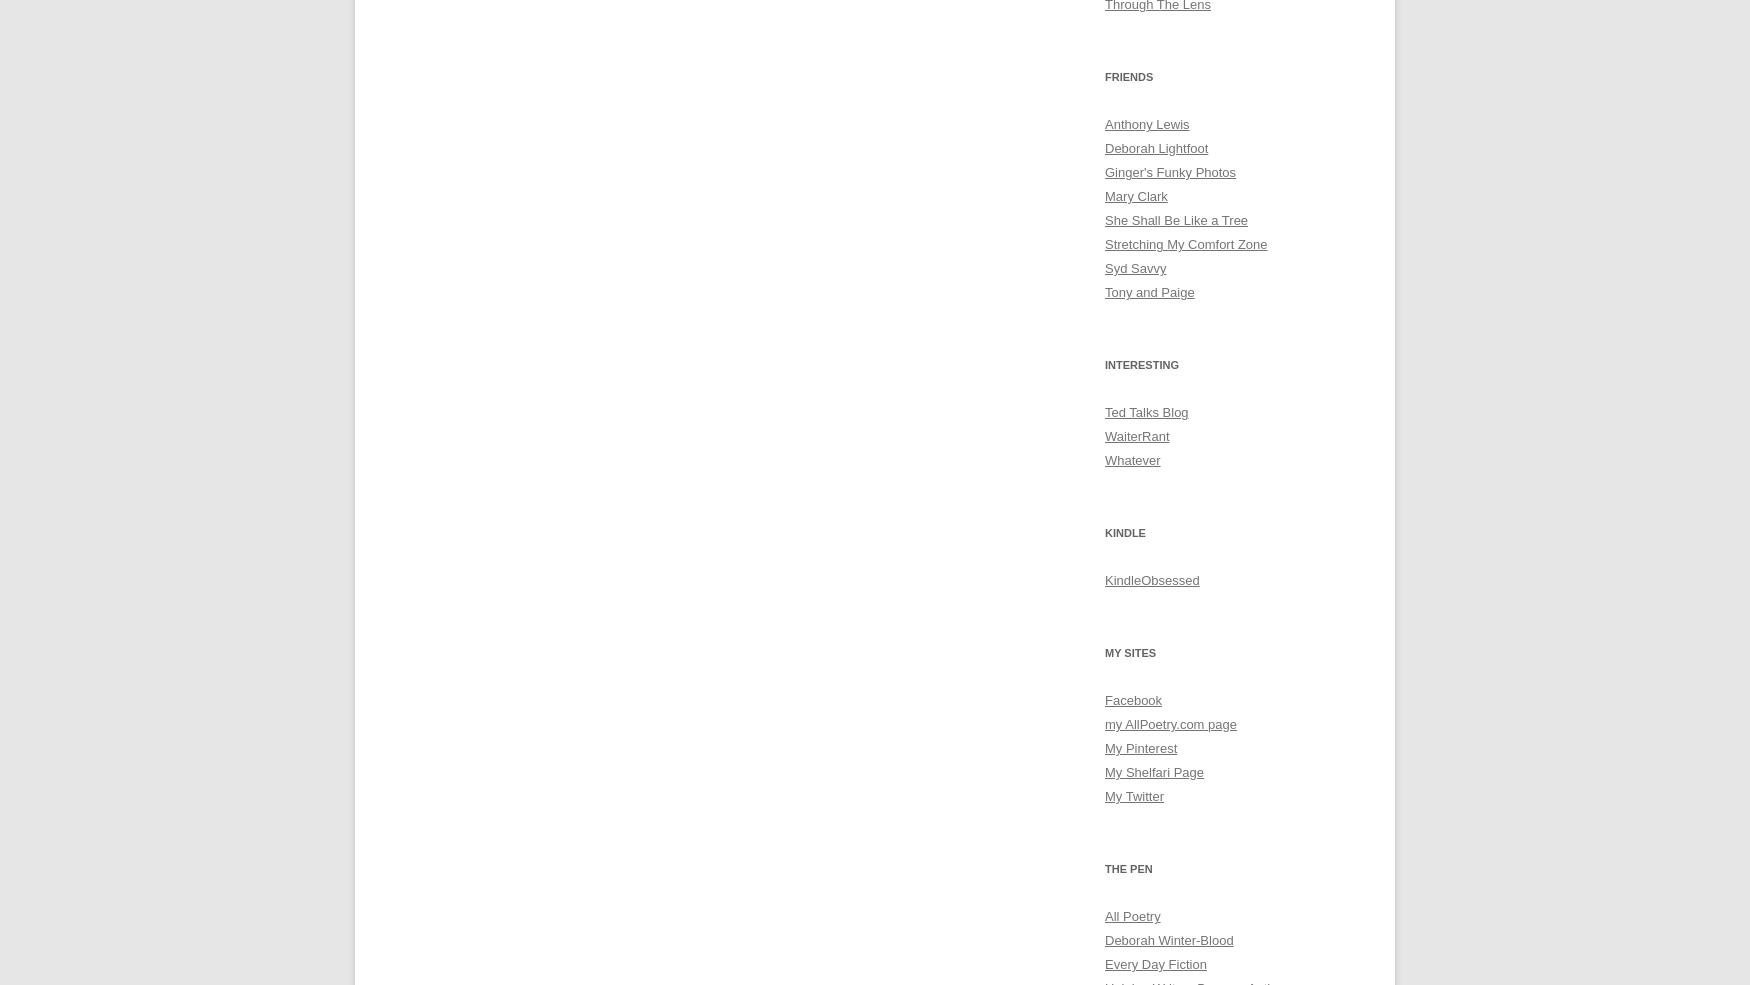 The image size is (1750, 985). What do you see at coordinates (1131, 916) in the screenshot?
I see `'All Poetry'` at bounding box center [1131, 916].